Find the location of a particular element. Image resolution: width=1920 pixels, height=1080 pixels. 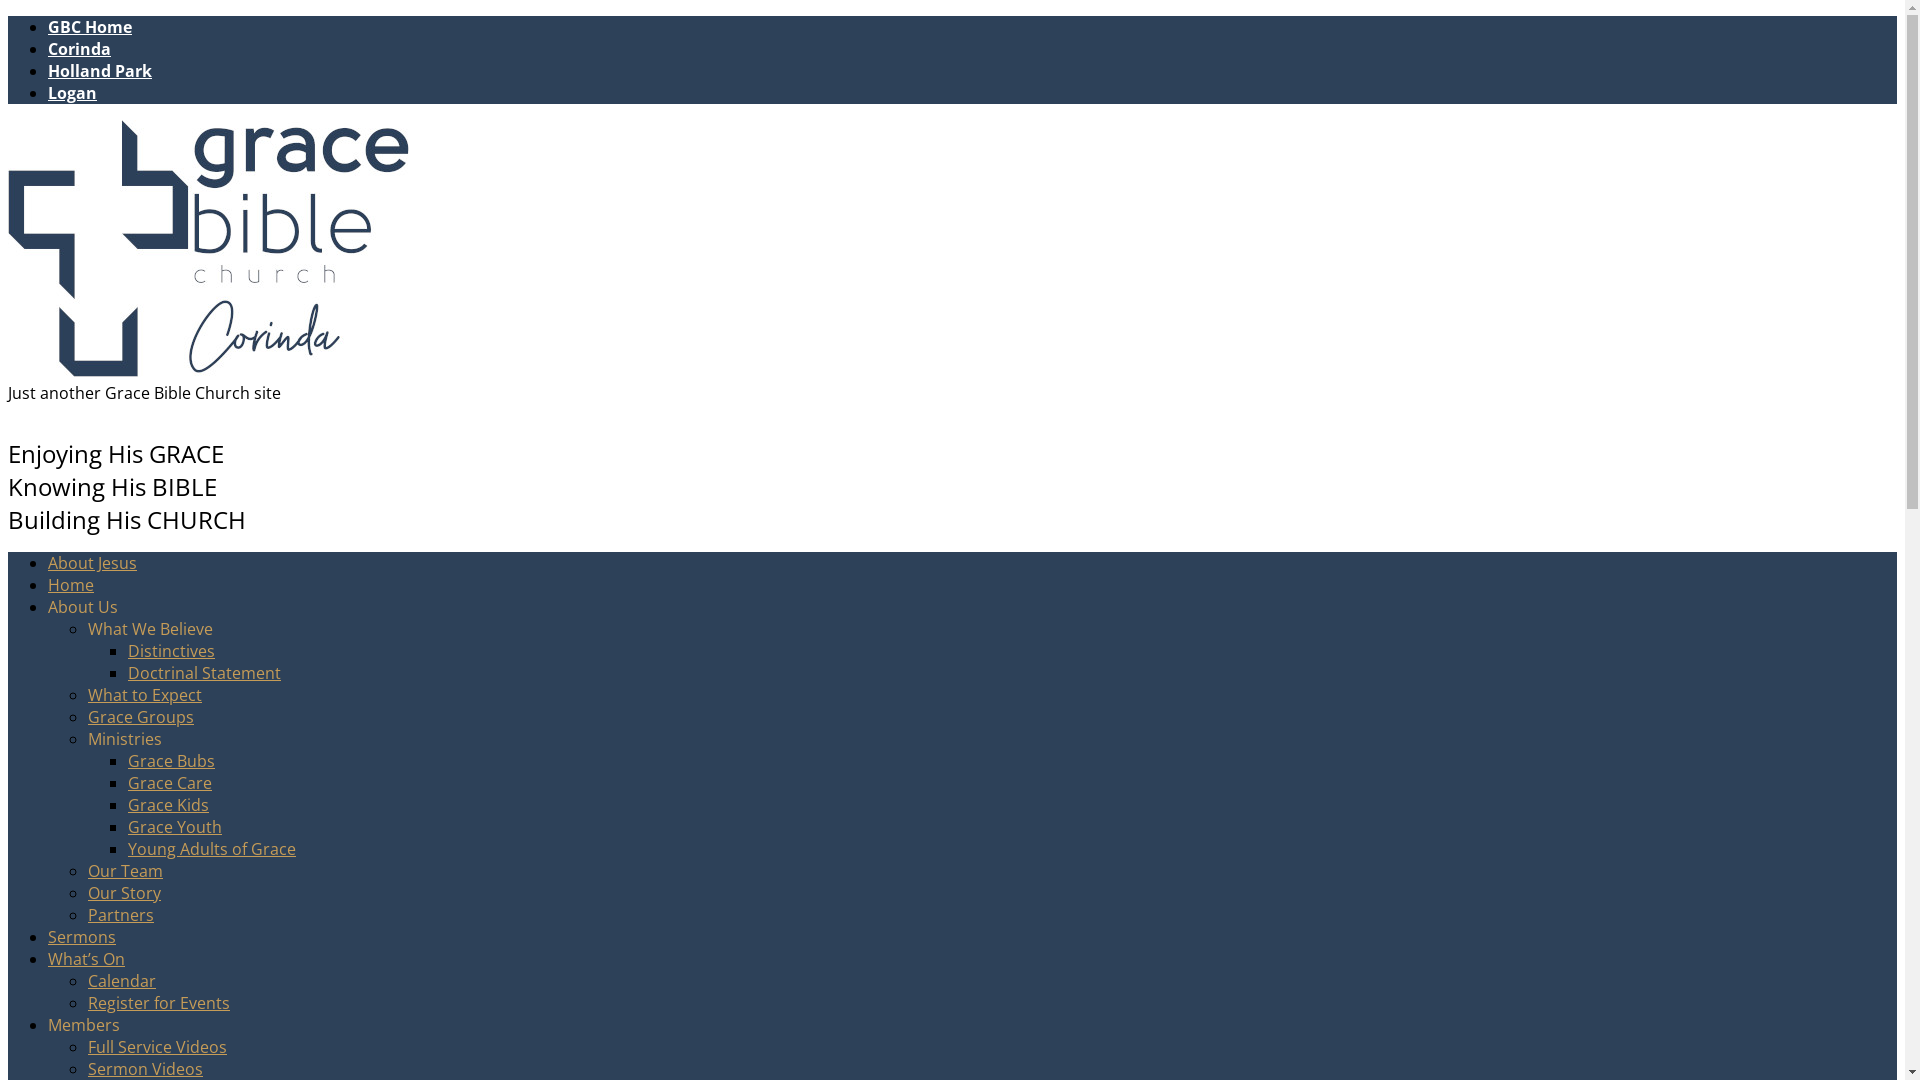

'Distinctives' is located at coordinates (171, 651).